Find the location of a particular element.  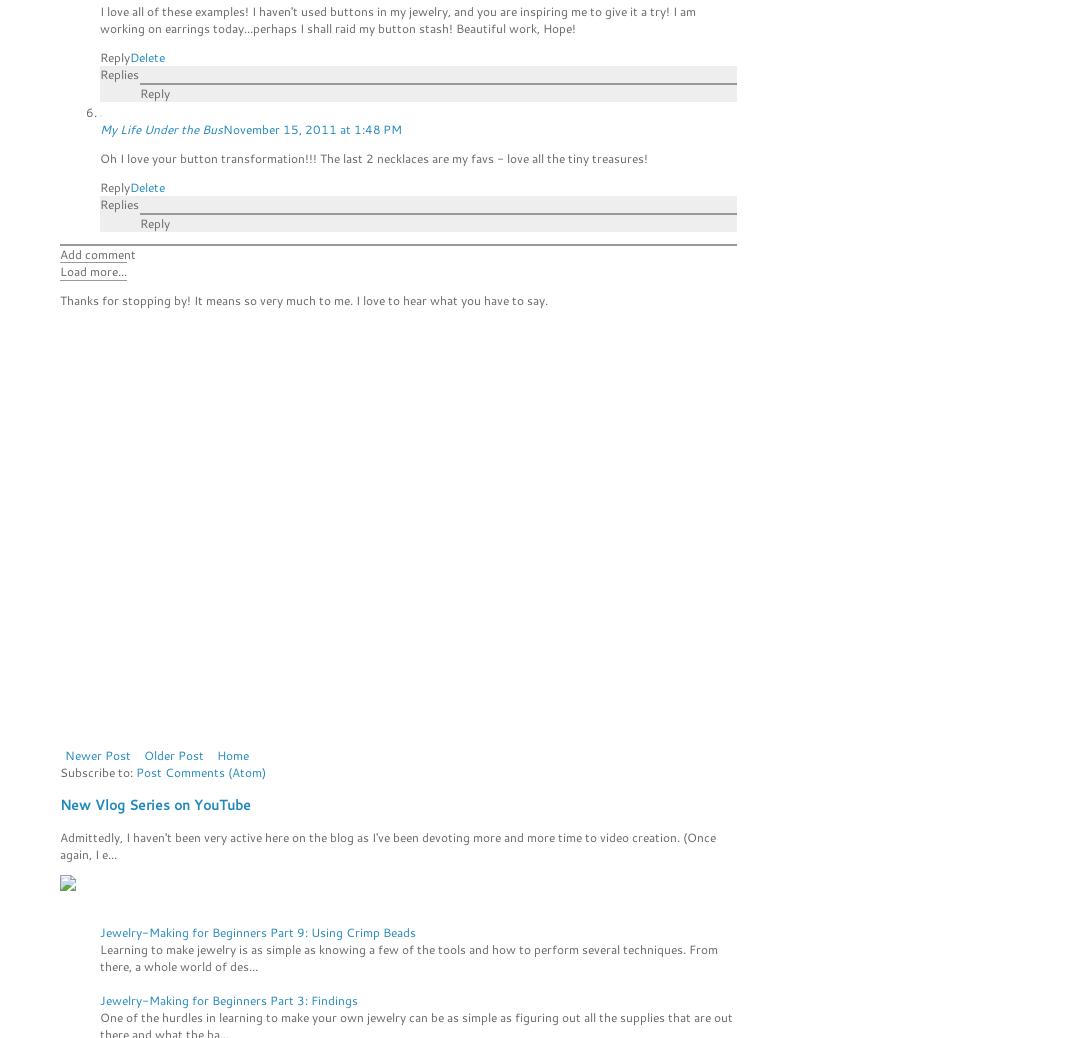

'Load more...' is located at coordinates (93, 271).